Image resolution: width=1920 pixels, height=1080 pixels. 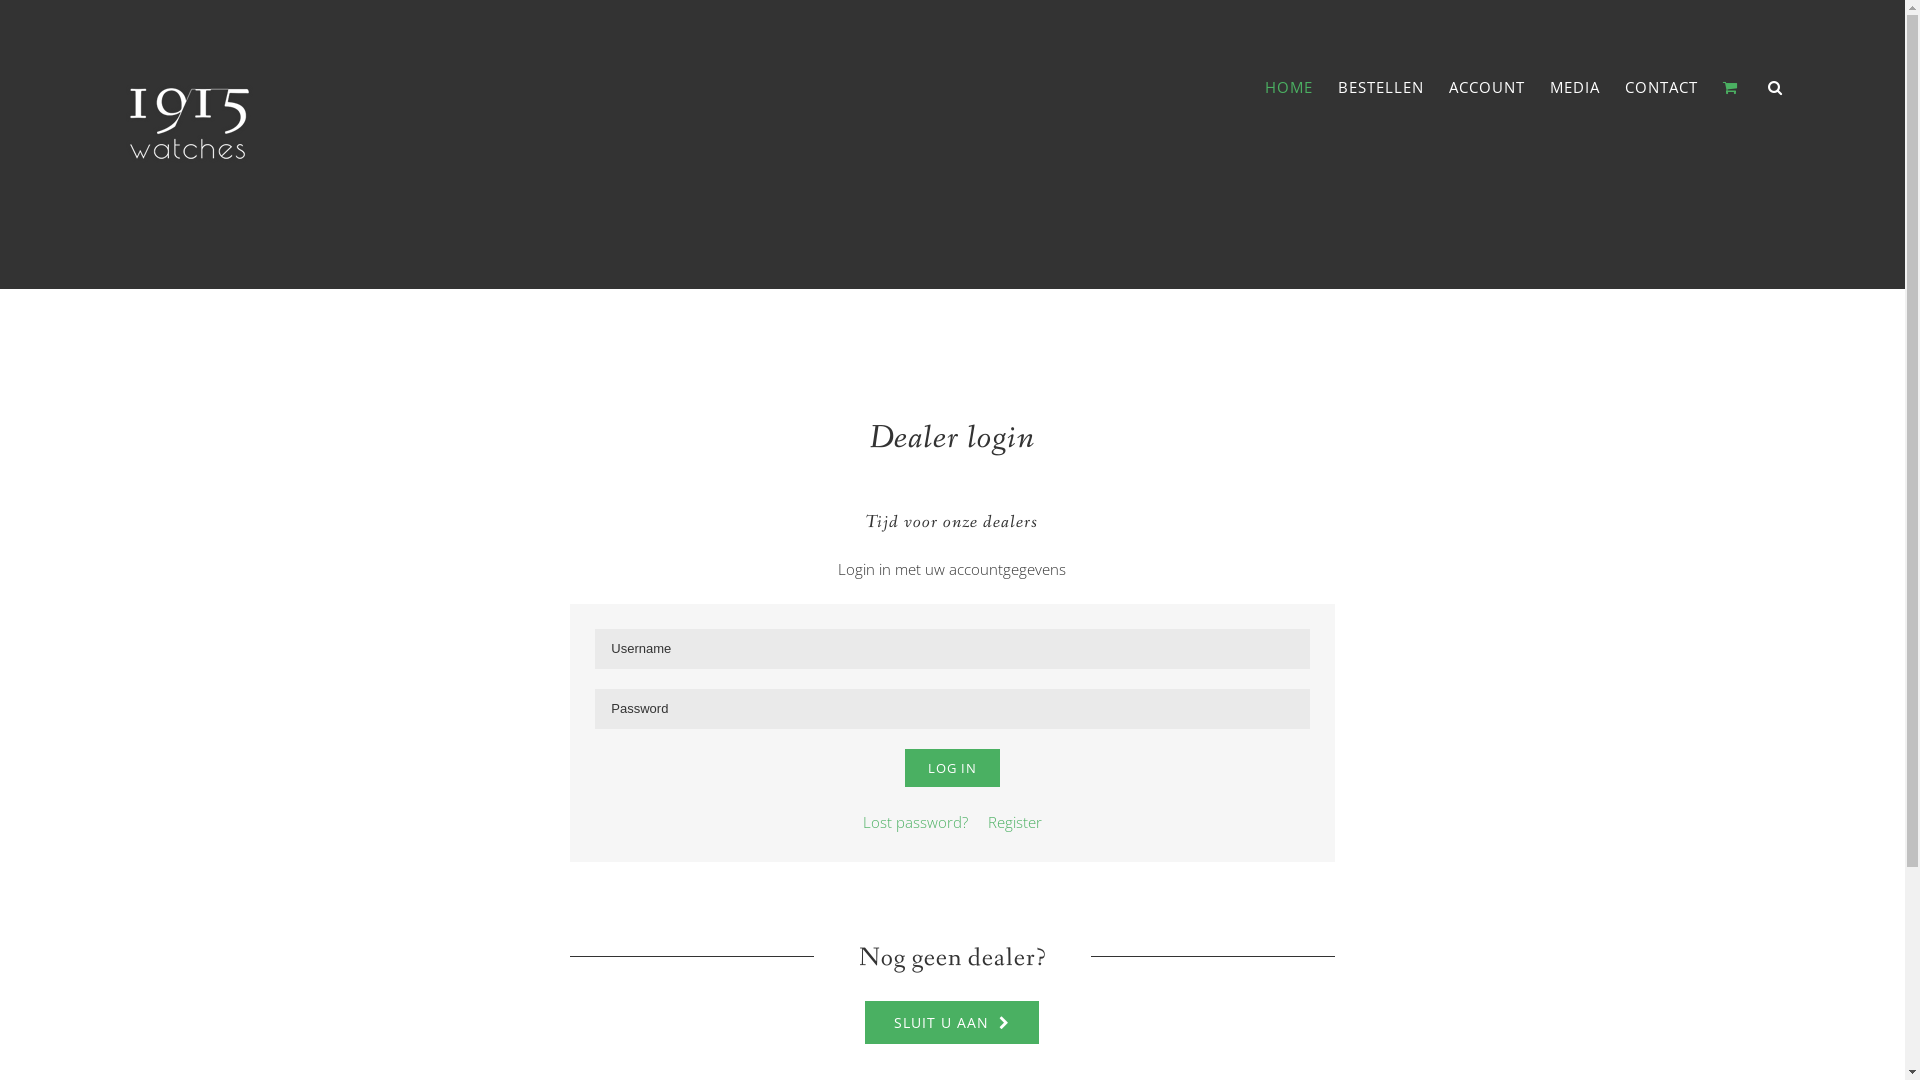 What do you see at coordinates (1289, 86) in the screenshot?
I see `'HOME'` at bounding box center [1289, 86].